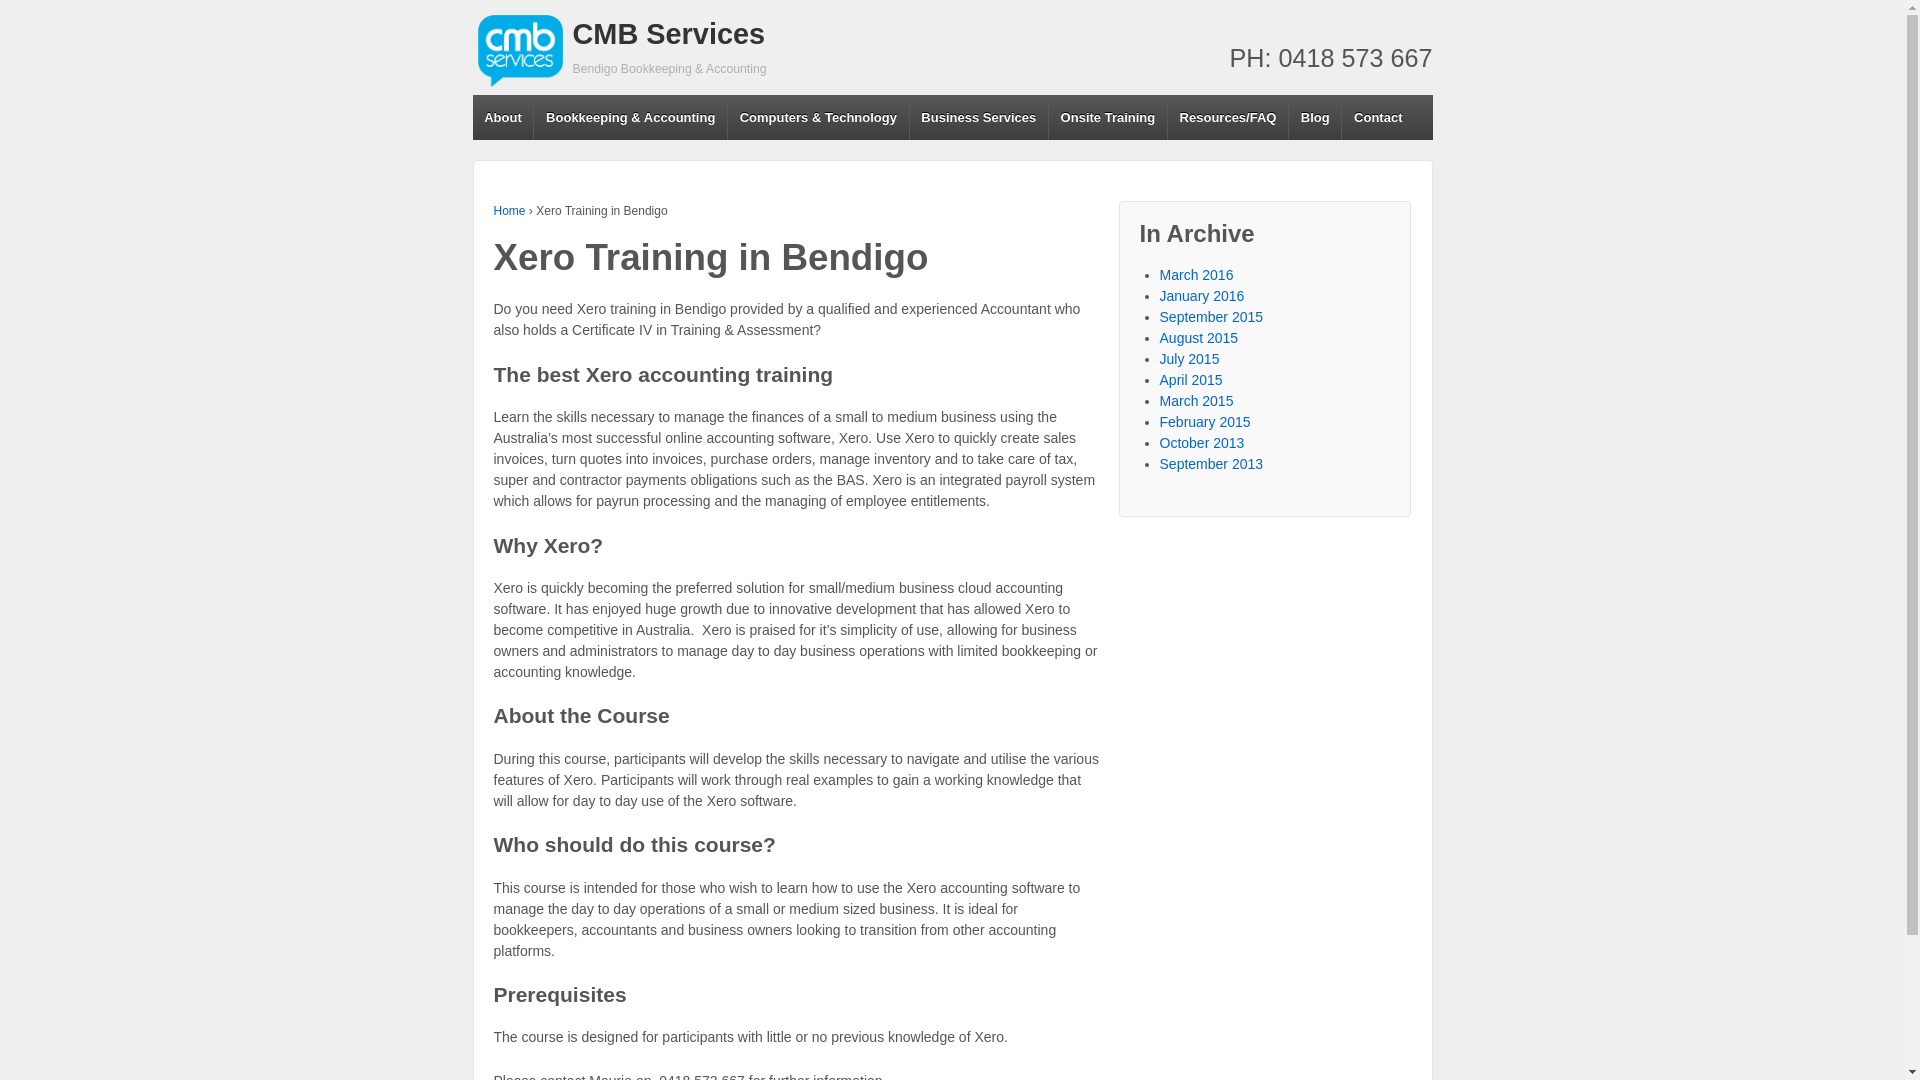 This screenshot has width=1920, height=1080. I want to click on 'September 2015', so click(1210, 315).